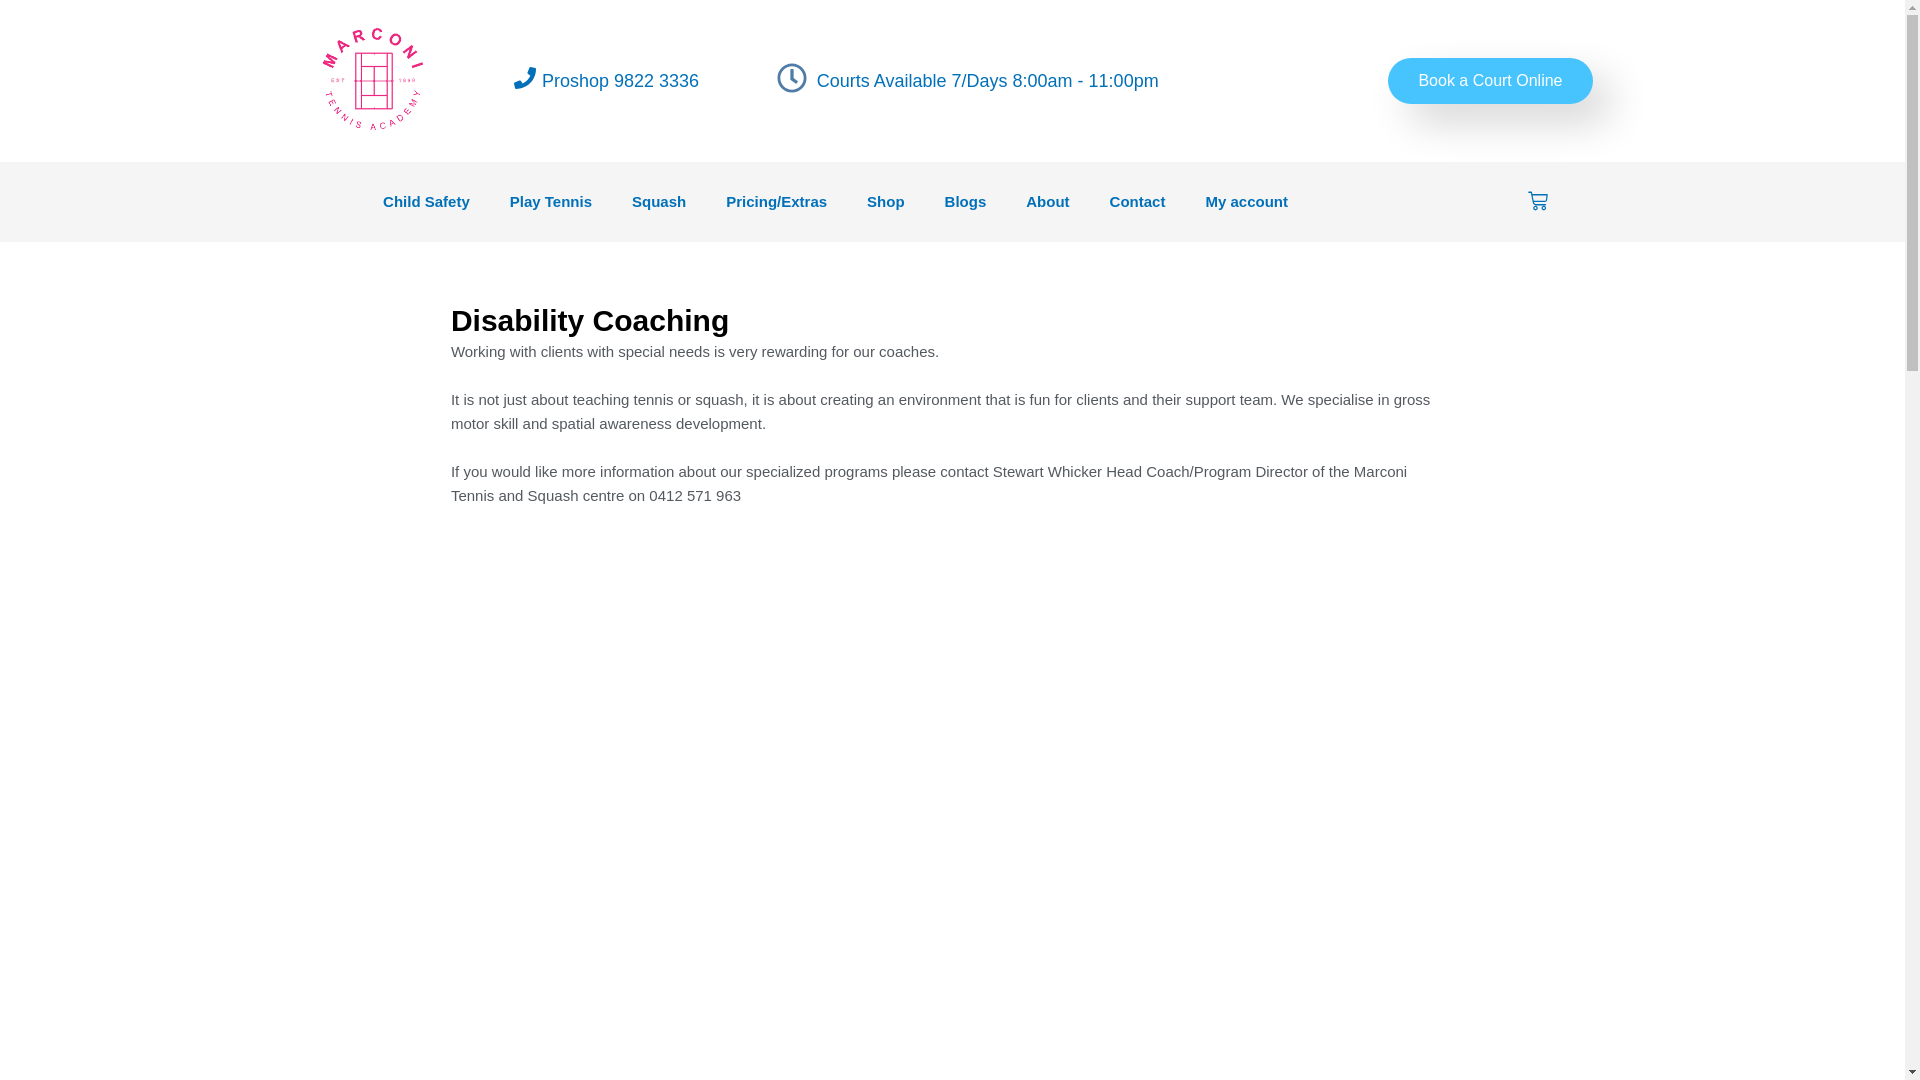  Describe the element at coordinates (425, 201) in the screenshot. I see `'Child Safety'` at that location.